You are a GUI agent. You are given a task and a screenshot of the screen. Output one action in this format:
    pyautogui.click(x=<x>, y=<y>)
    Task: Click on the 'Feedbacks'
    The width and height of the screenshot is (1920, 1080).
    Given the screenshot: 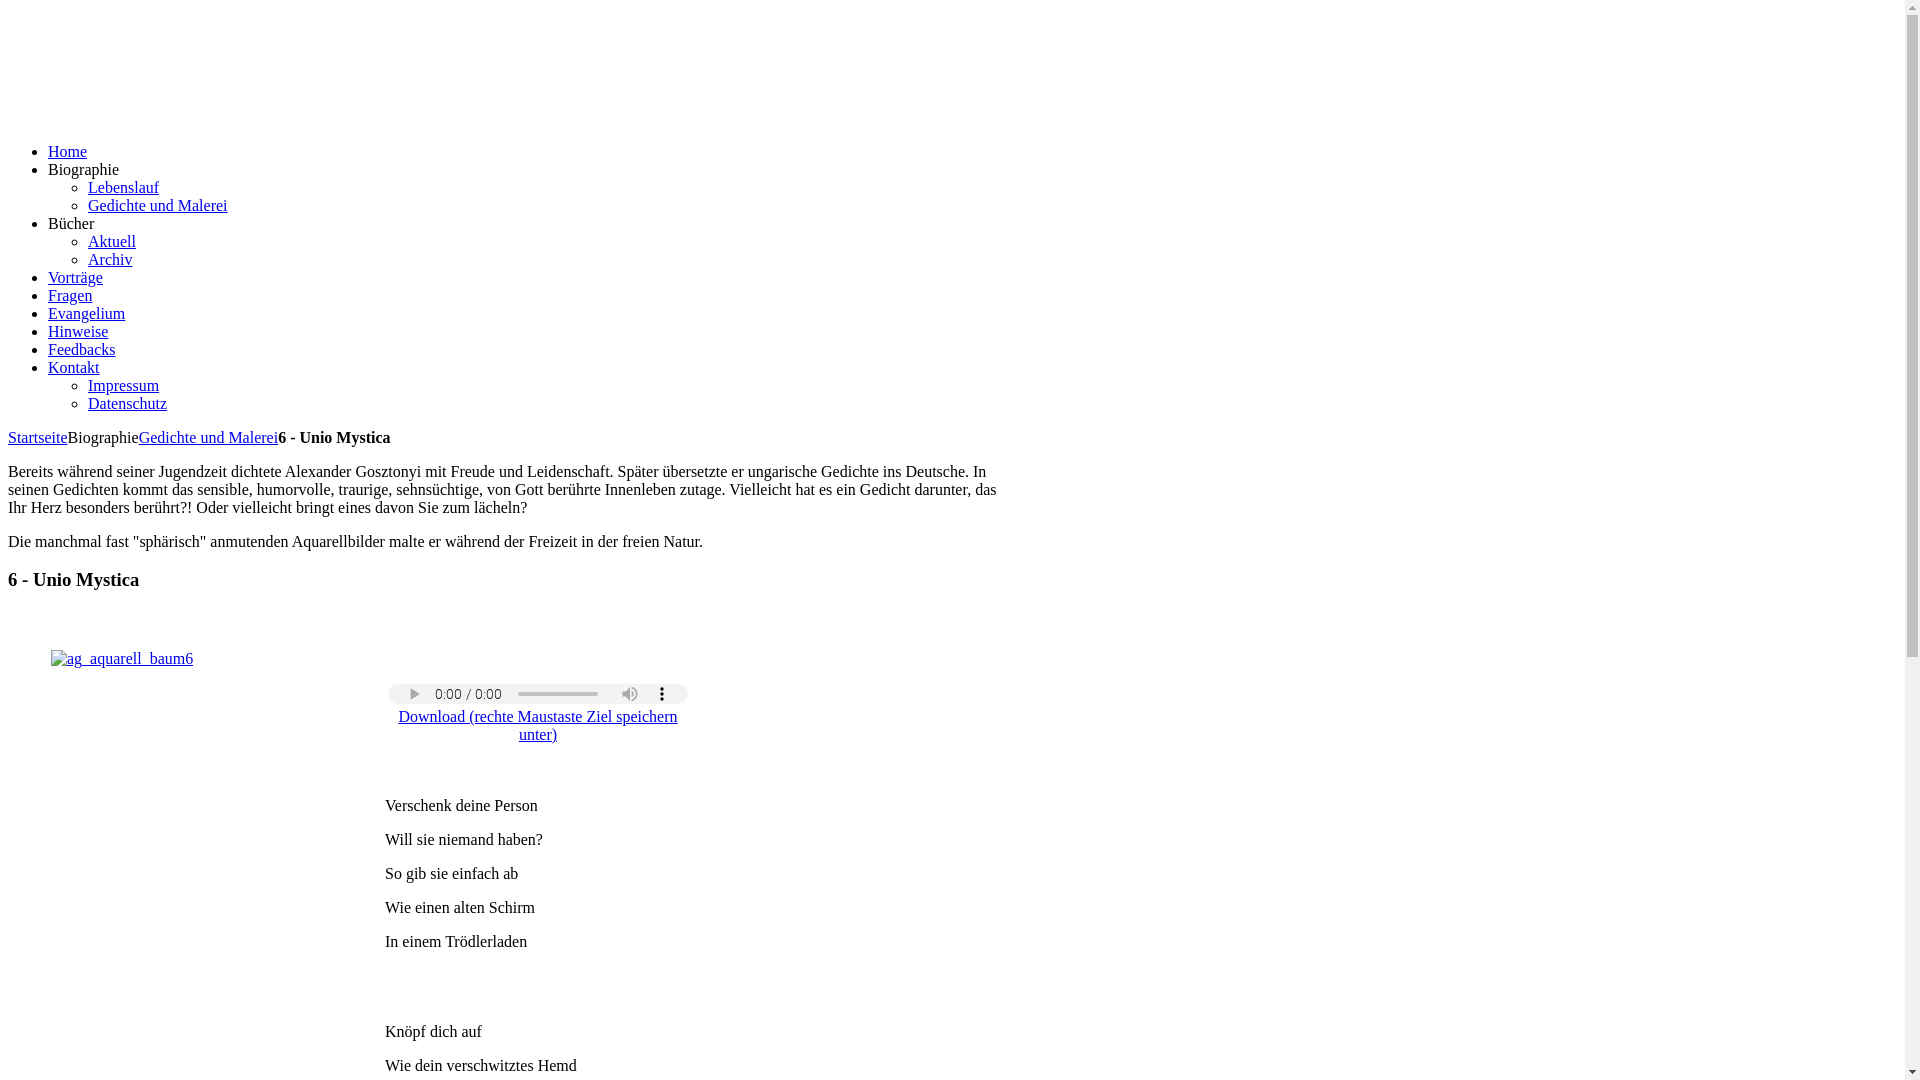 What is the action you would take?
    pyautogui.click(x=80, y=348)
    